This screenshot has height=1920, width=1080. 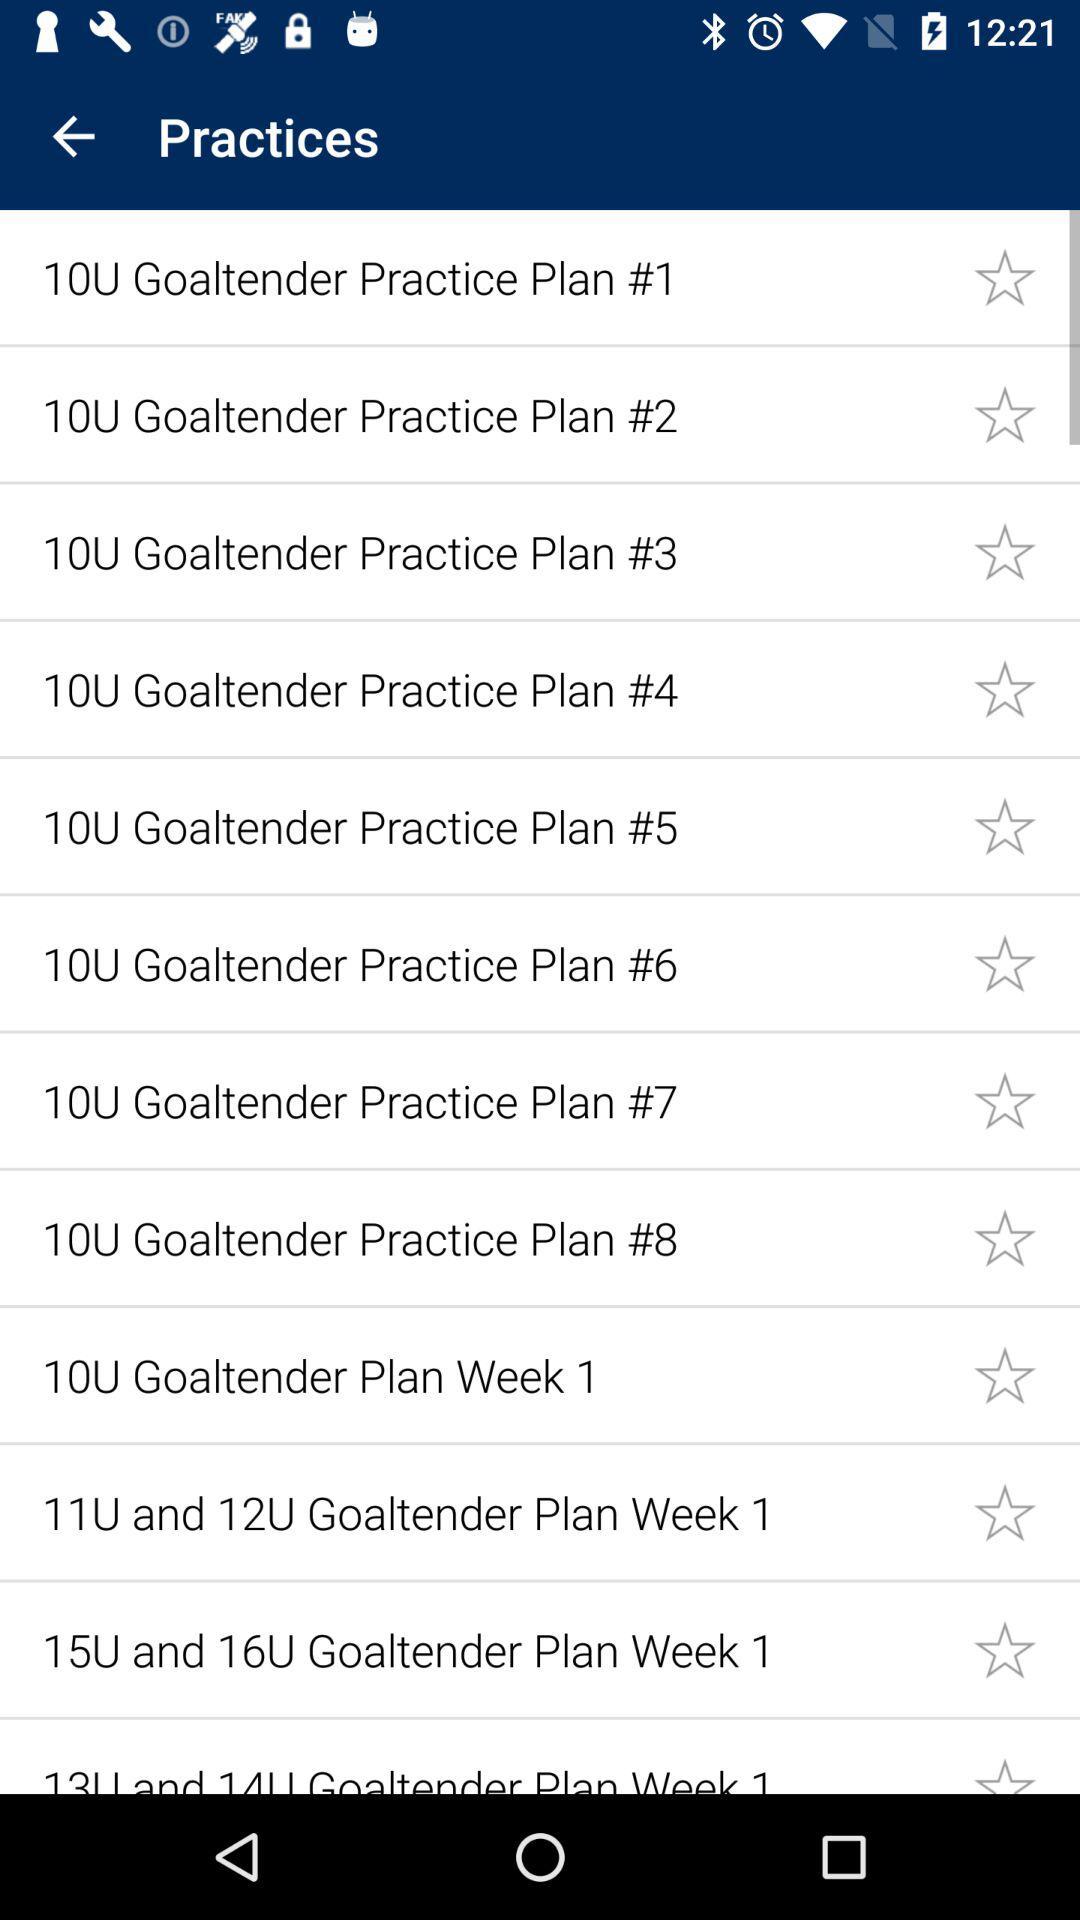 I want to click on star, so click(x=1026, y=275).